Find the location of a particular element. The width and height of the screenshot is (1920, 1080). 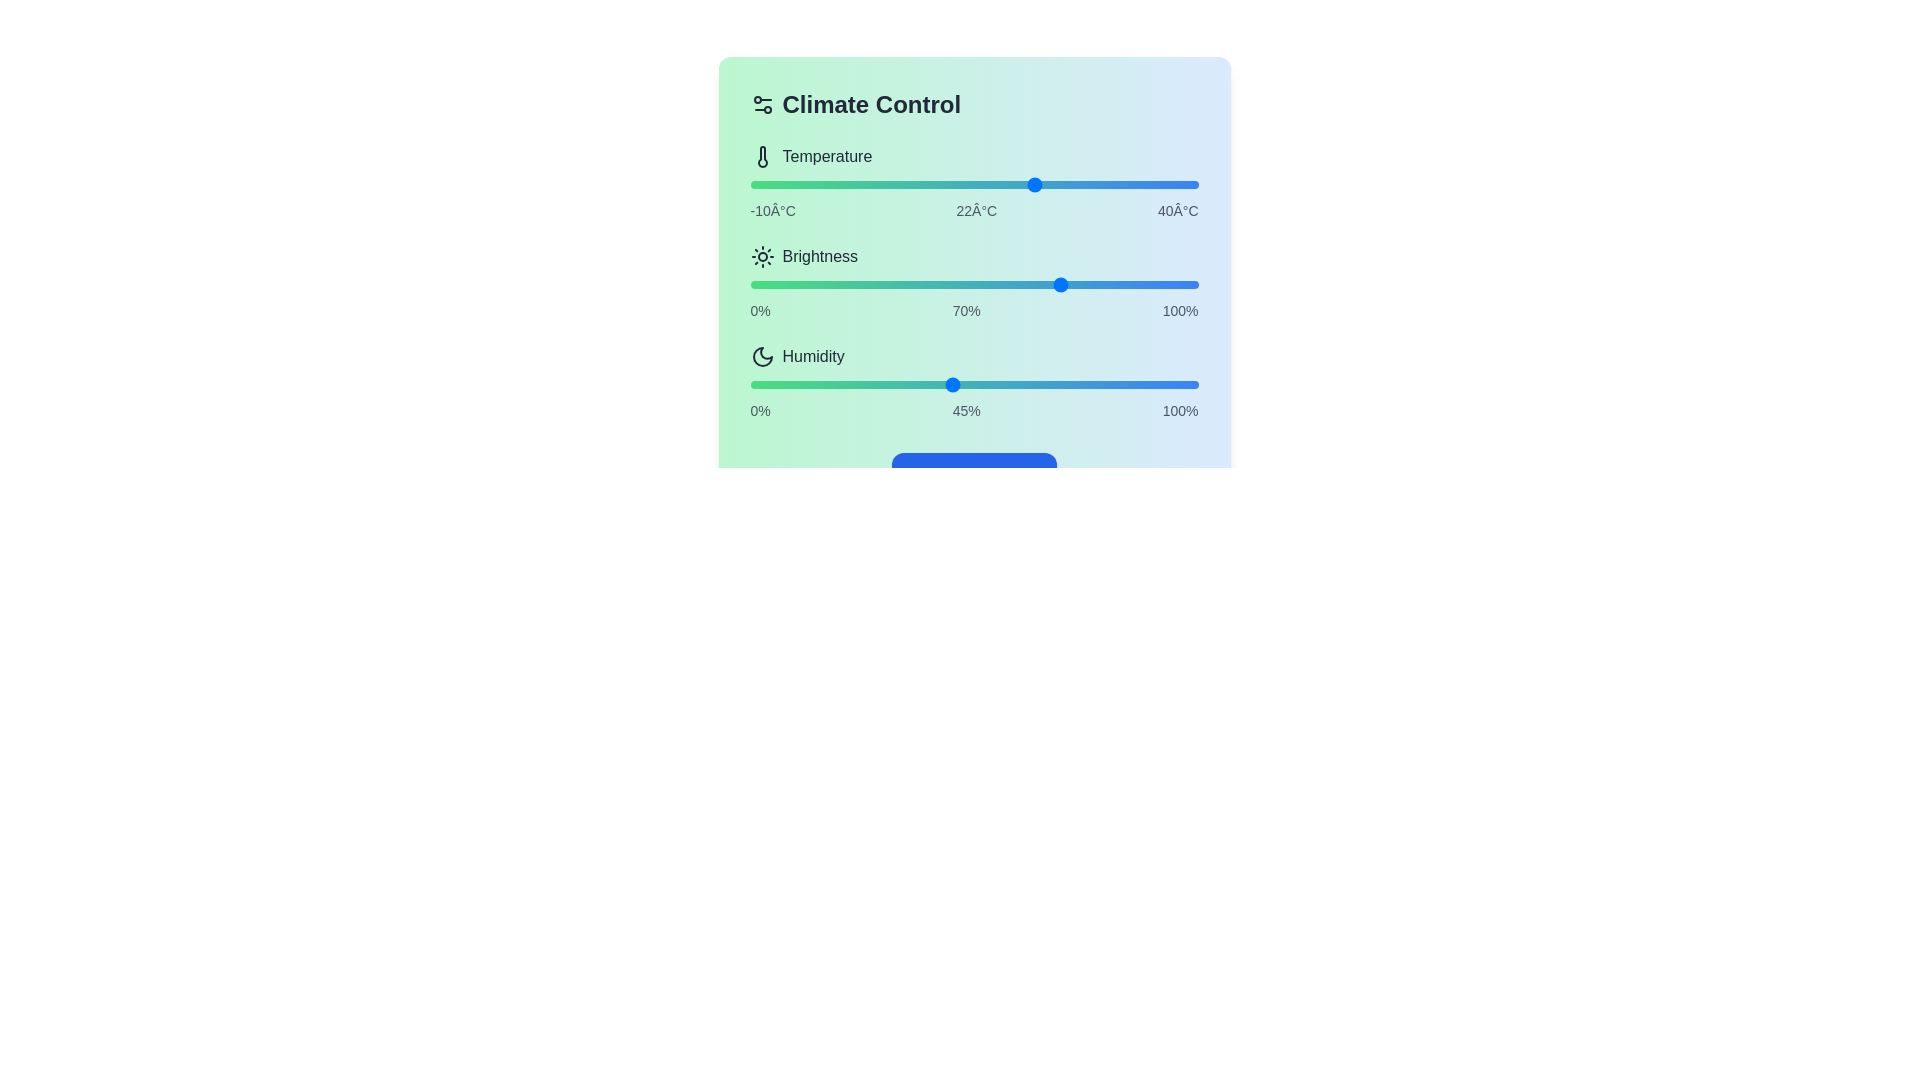

the text label displaying '0%' located in the bottom section of the layout, among the labels representing percentage values for humidity is located at coordinates (759, 410).